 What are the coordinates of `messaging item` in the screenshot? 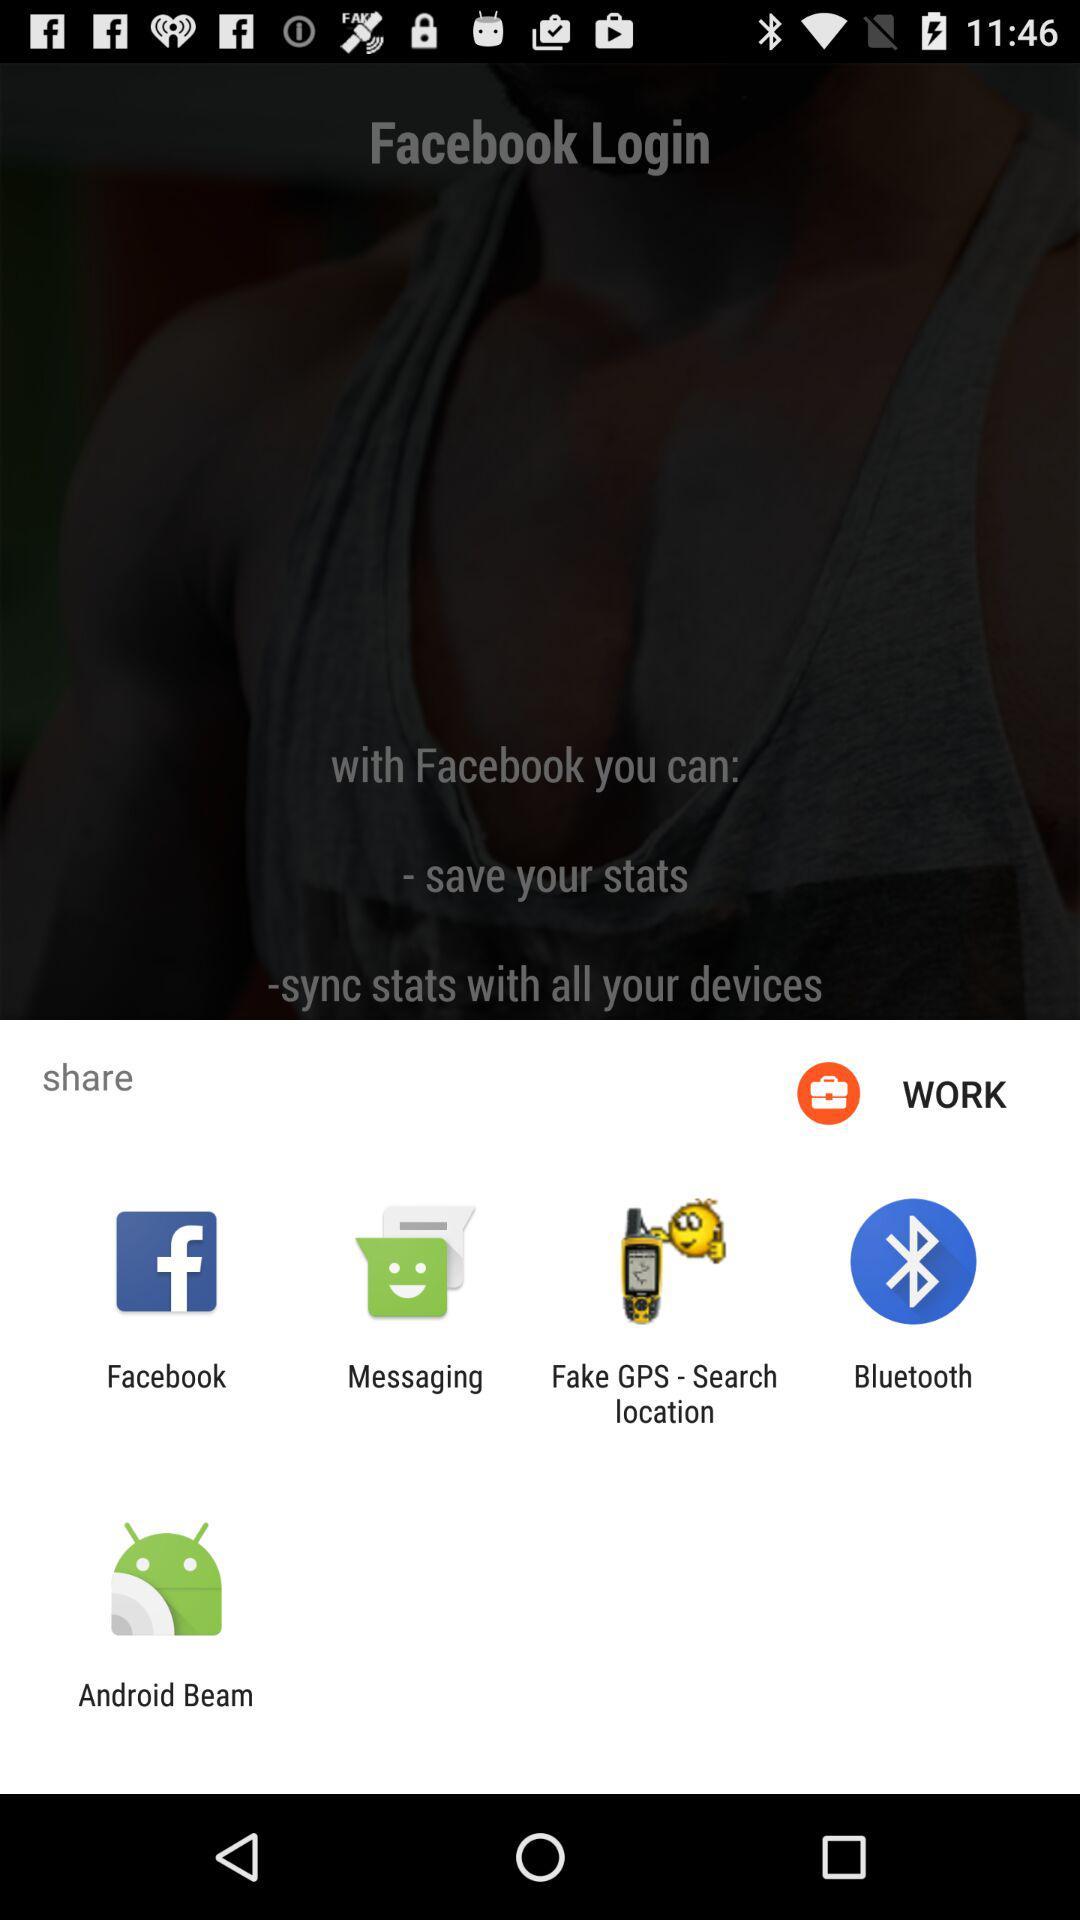 It's located at (414, 1392).